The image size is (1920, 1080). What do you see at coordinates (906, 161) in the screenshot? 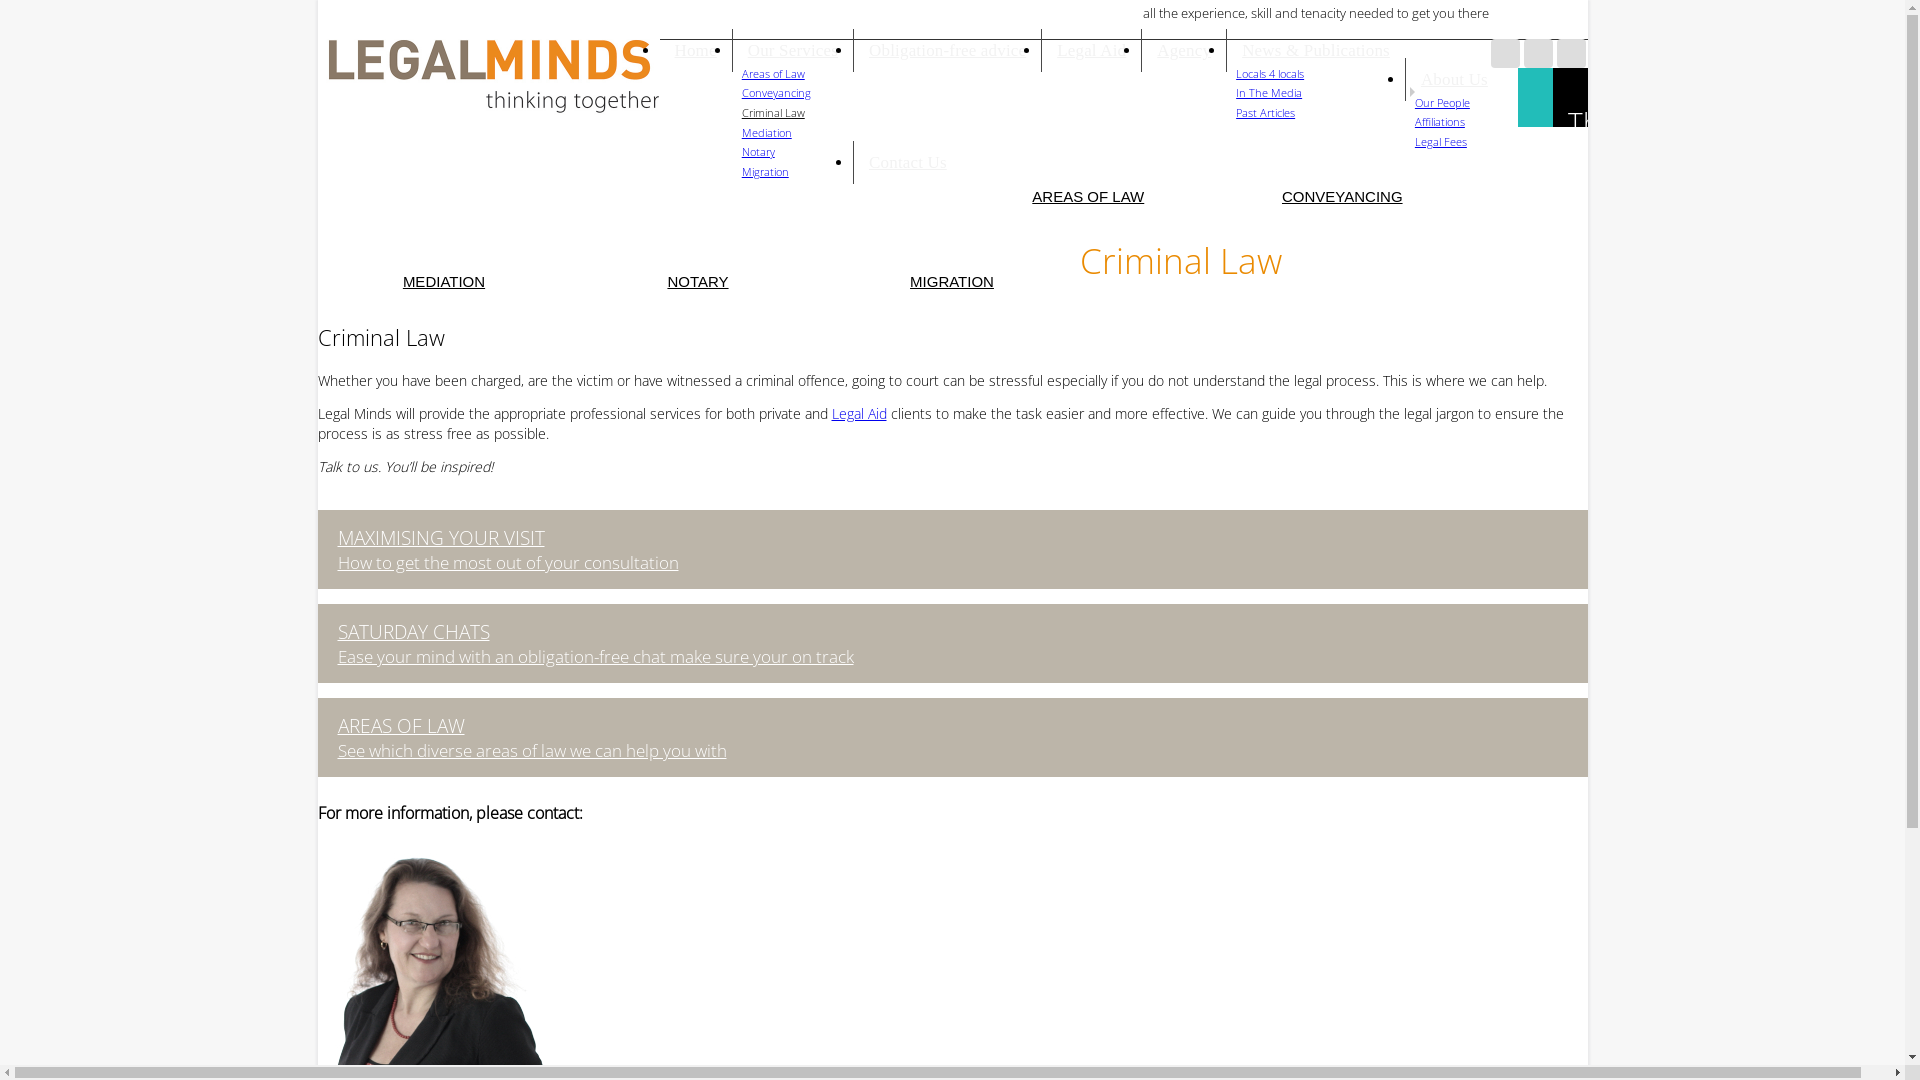
I see `'Contact Us'` at bounding box center [906, 161].